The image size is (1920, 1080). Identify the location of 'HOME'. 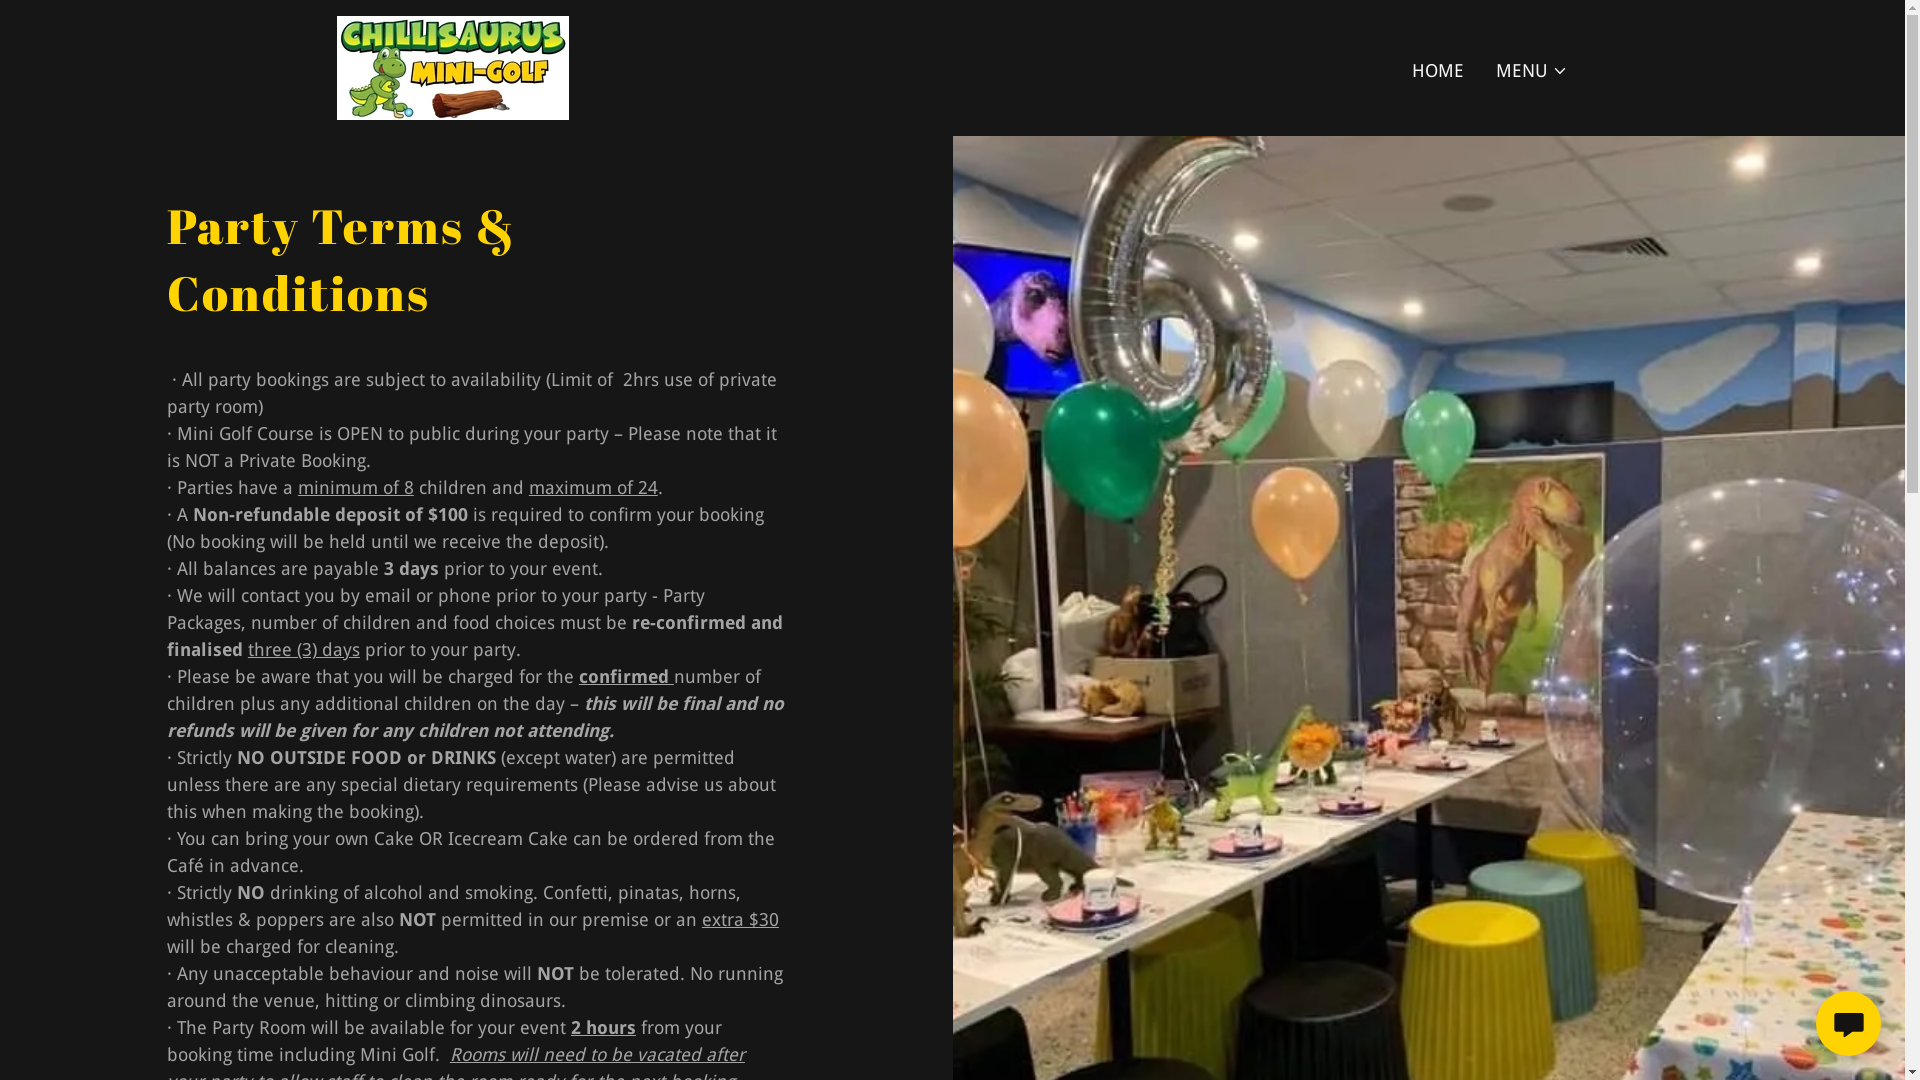
(1437, 68).